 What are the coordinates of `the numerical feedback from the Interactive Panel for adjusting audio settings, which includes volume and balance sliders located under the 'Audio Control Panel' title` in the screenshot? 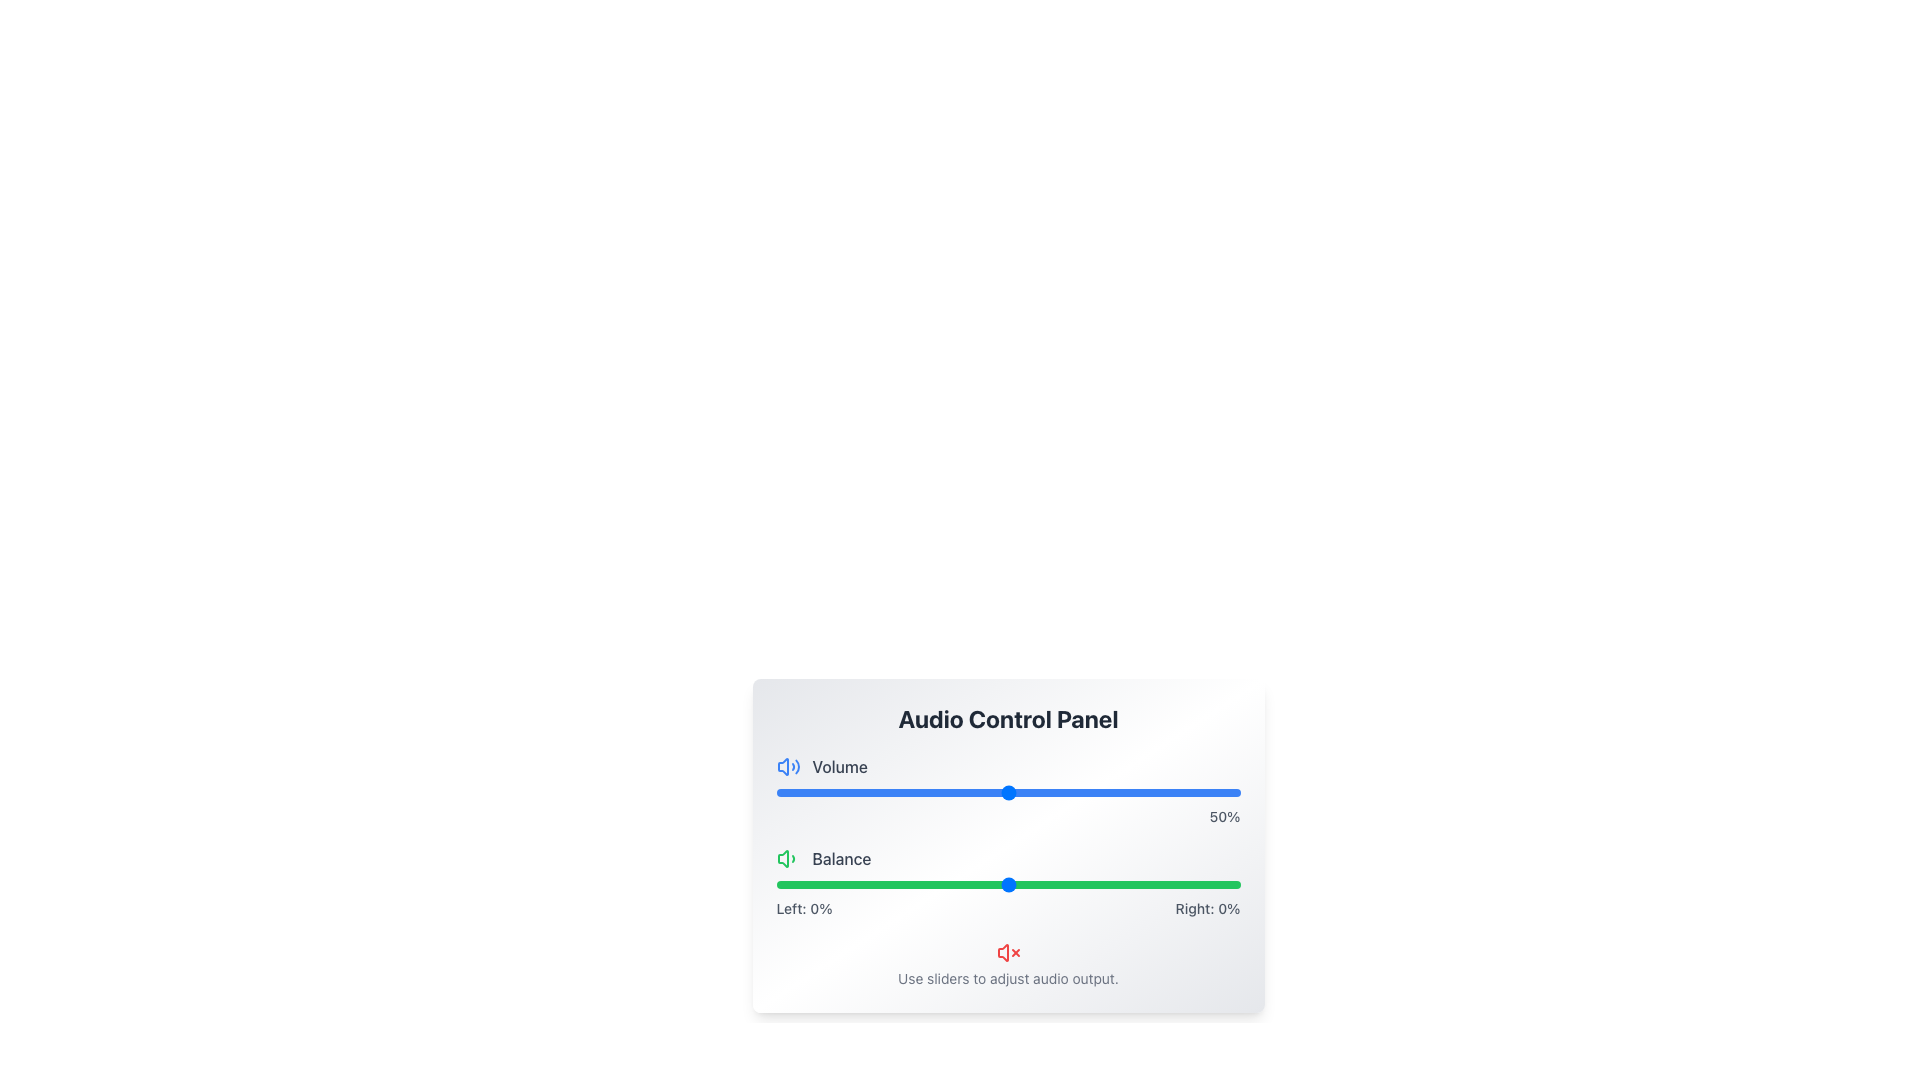 It's located at (1008, 845).